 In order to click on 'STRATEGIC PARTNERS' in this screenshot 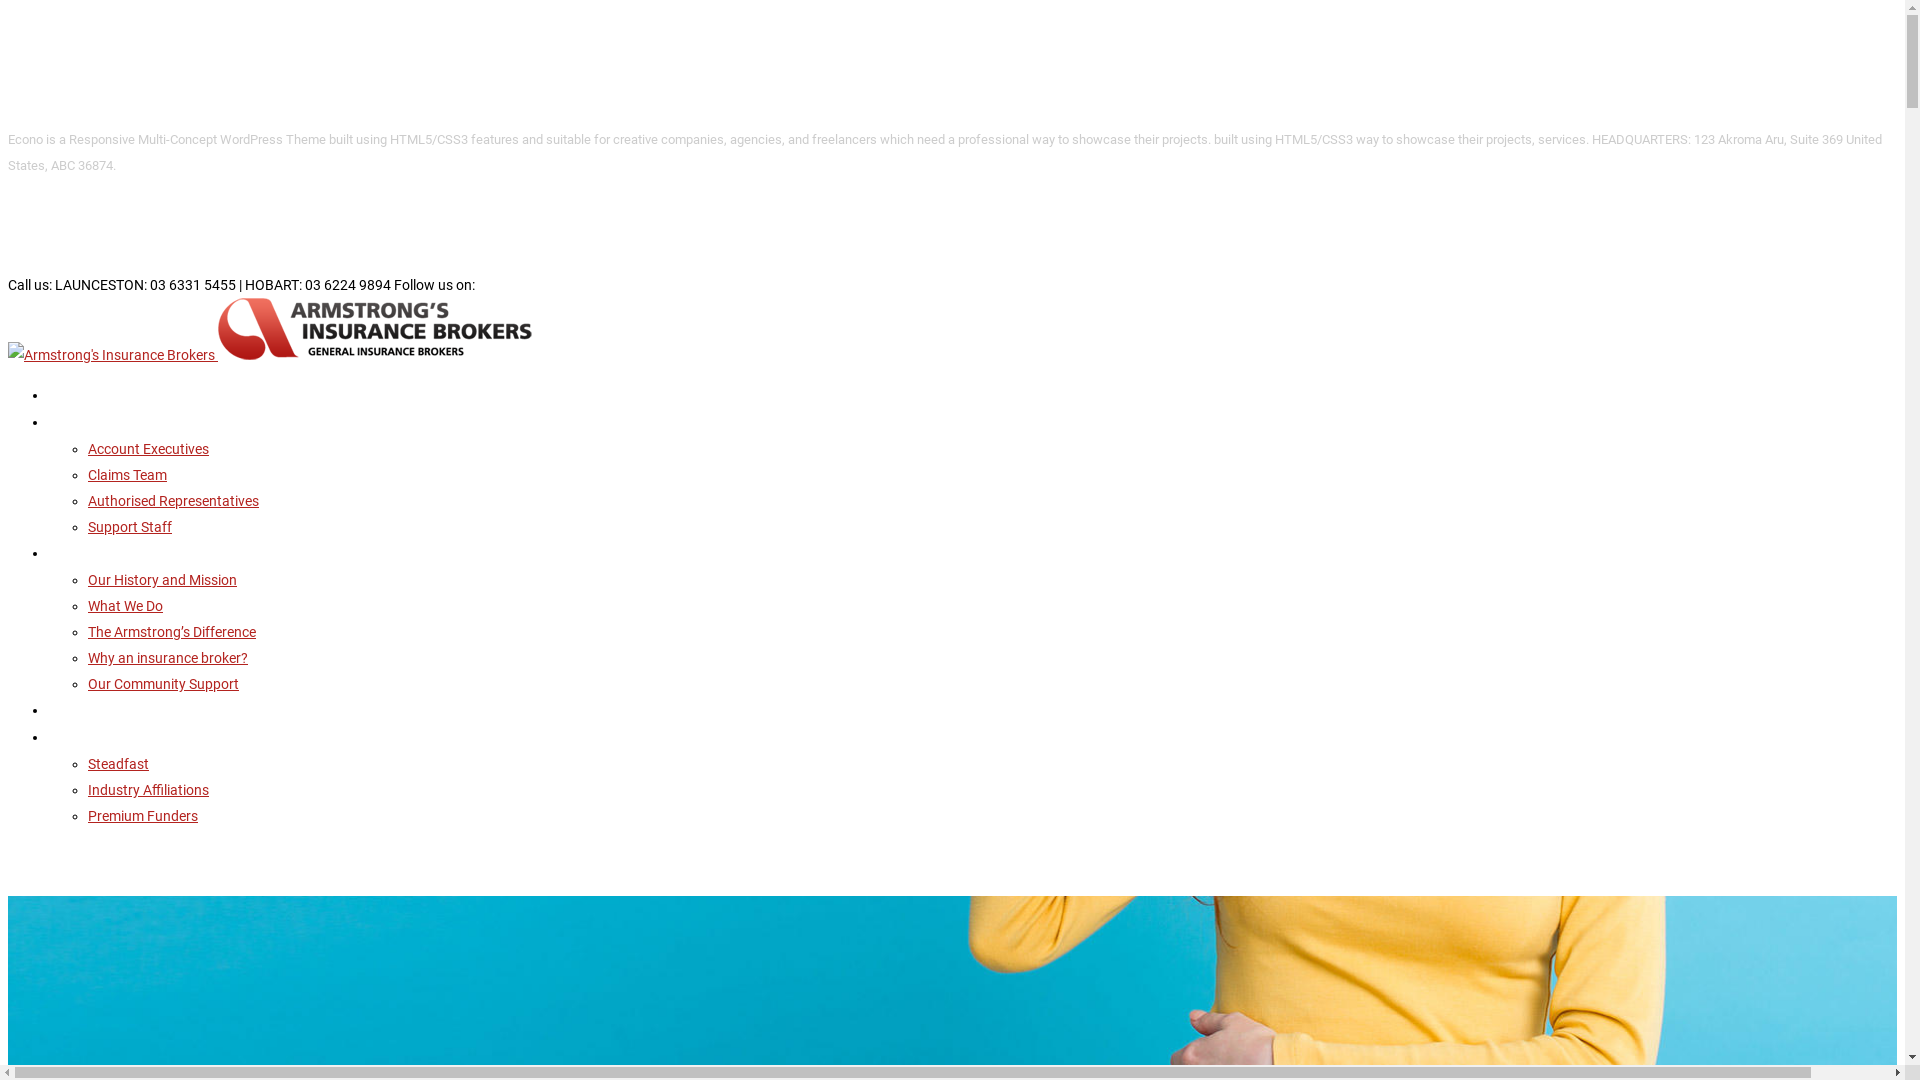, I will do `click(114, 737)`.